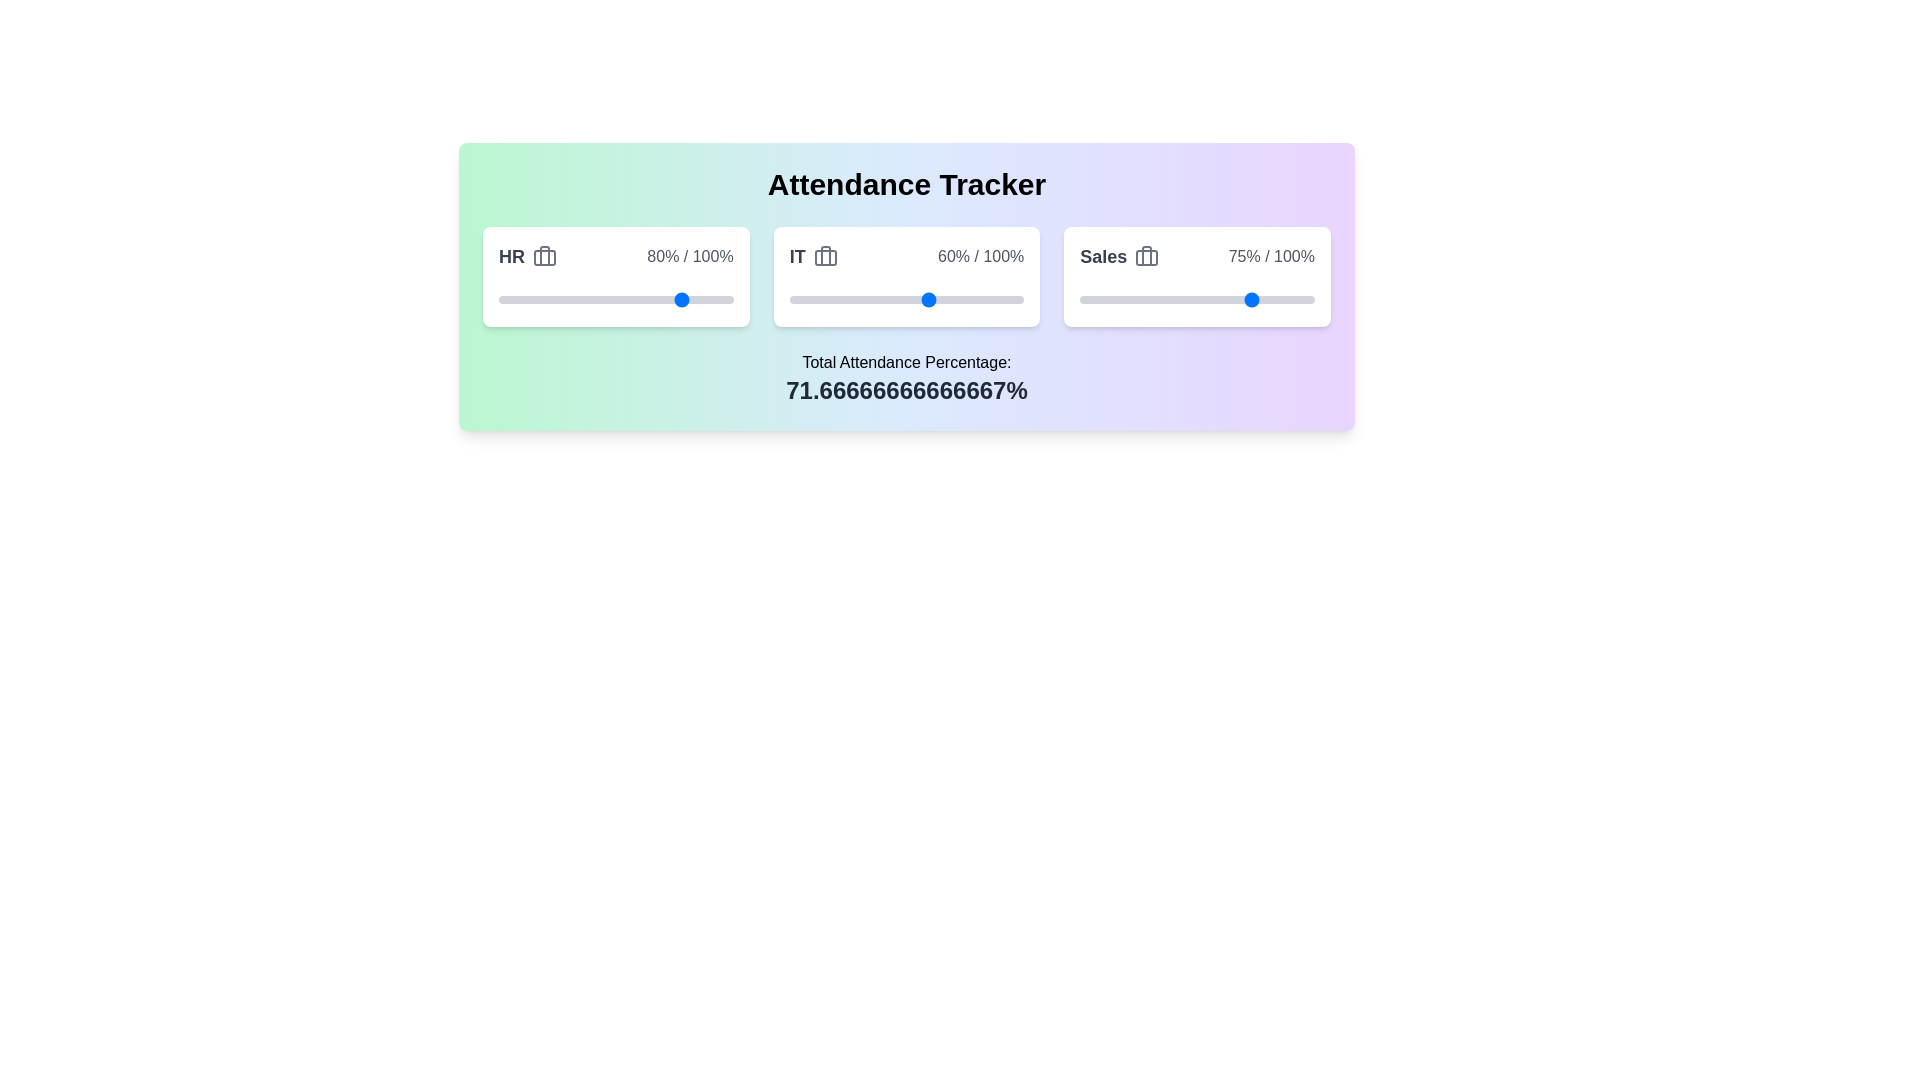 Image resolution: width=1920 pixels, height=1080 pixels. What do you see at coordinates (1257, 300) in the screenshot?
I see `the slider's value` at bounding box center [1257, 300].